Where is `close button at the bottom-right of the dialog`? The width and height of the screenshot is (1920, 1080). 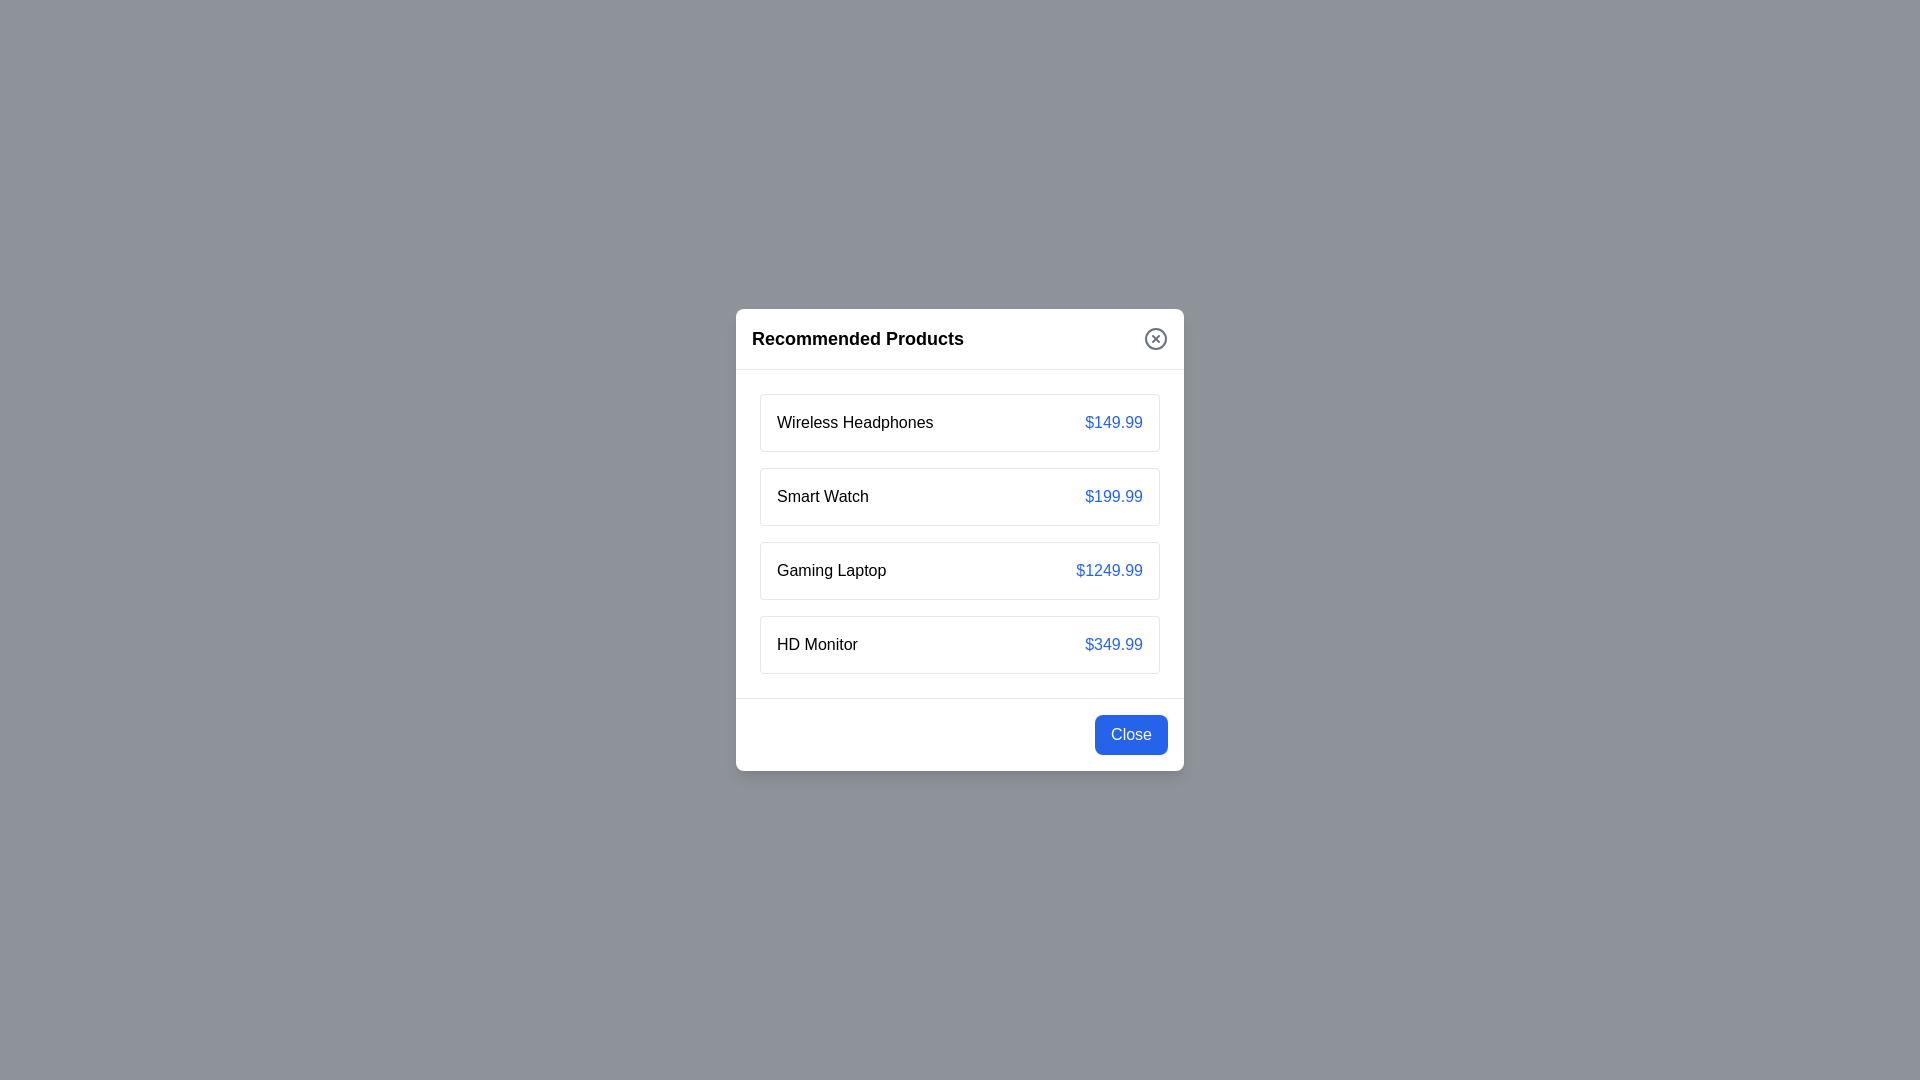 close button at the bottom-right of the dialog is located at coordinates (1131, 735).